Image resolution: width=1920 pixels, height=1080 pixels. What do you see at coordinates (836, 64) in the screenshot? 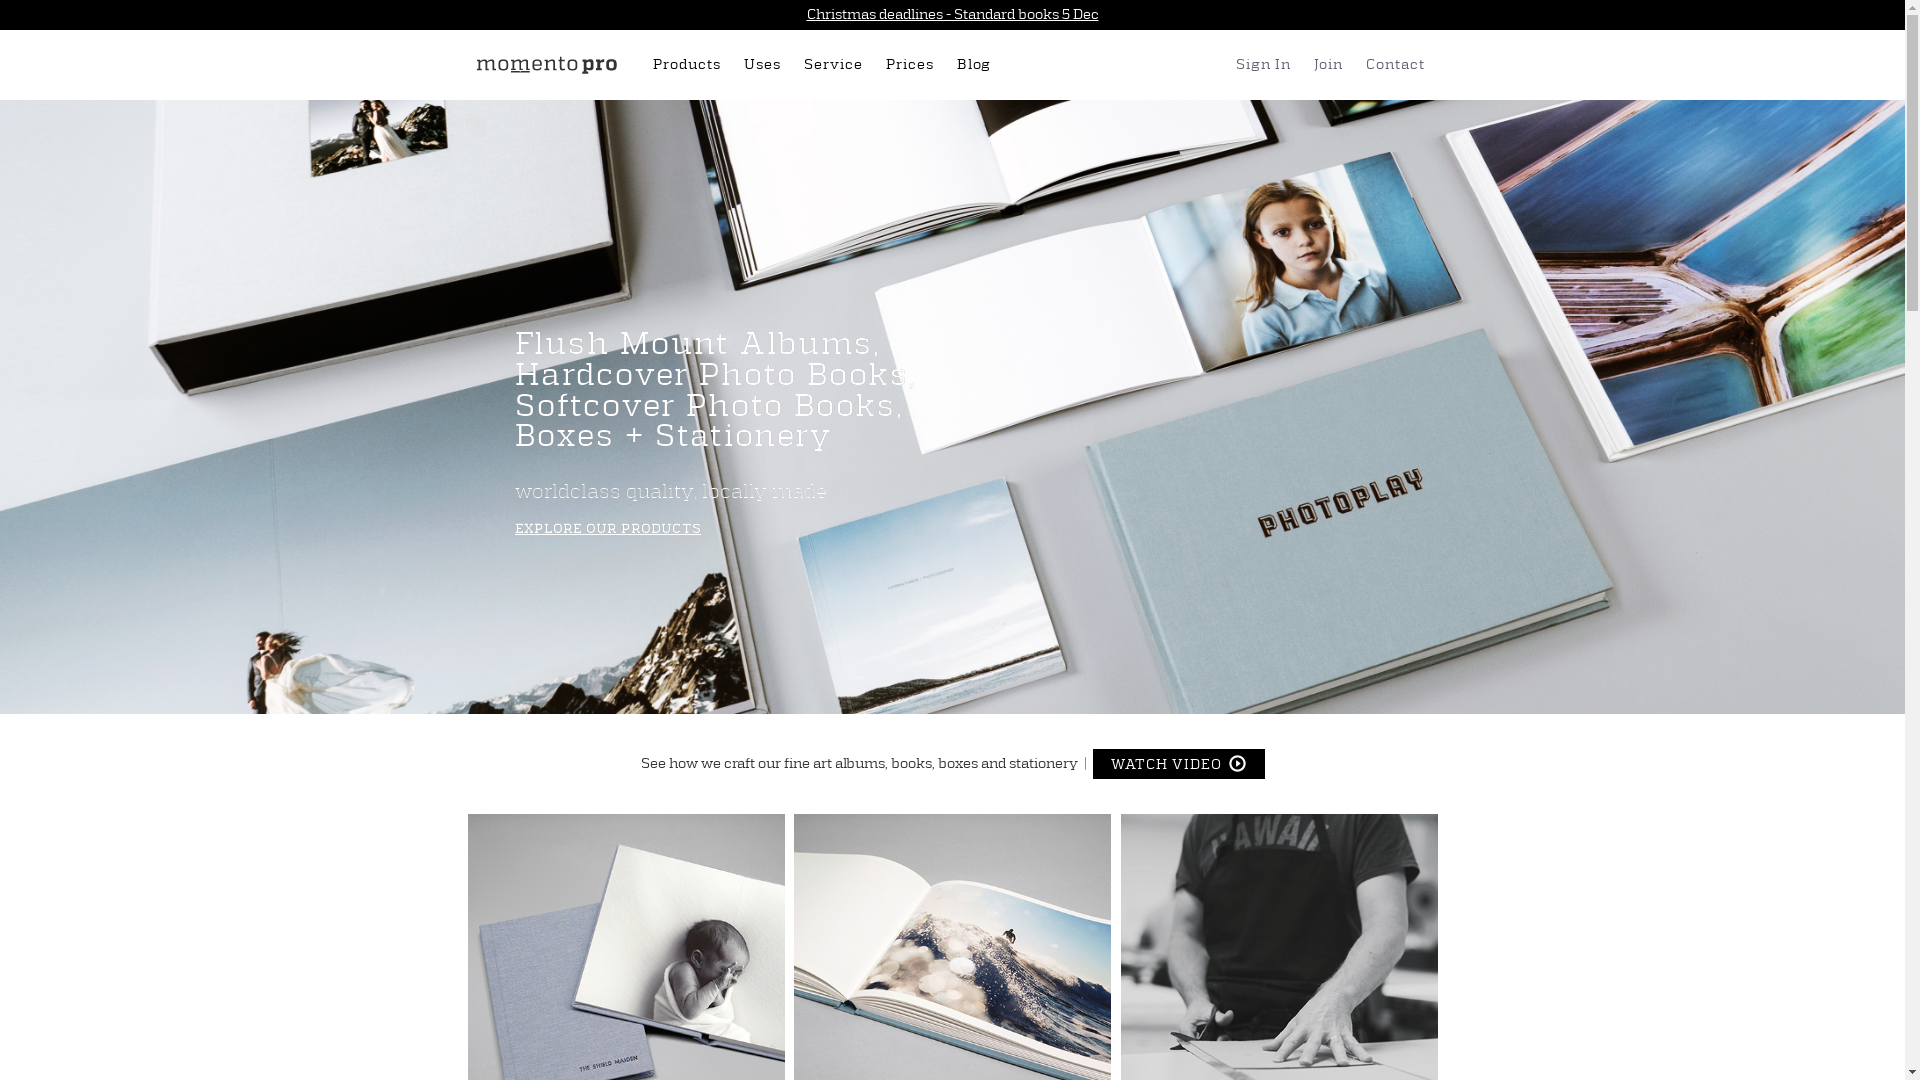
I see `'Service'` at bounding box center [836, 64].